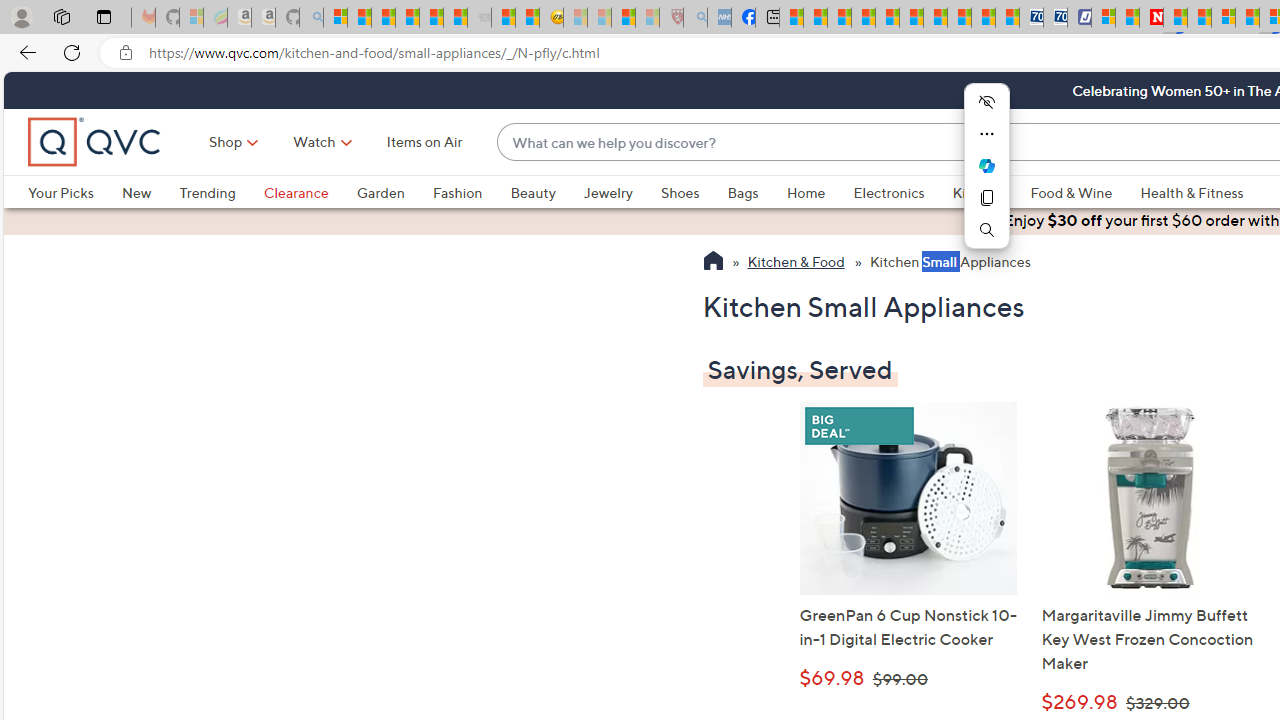  I want to click on 'Fashion', so click(456, 192).